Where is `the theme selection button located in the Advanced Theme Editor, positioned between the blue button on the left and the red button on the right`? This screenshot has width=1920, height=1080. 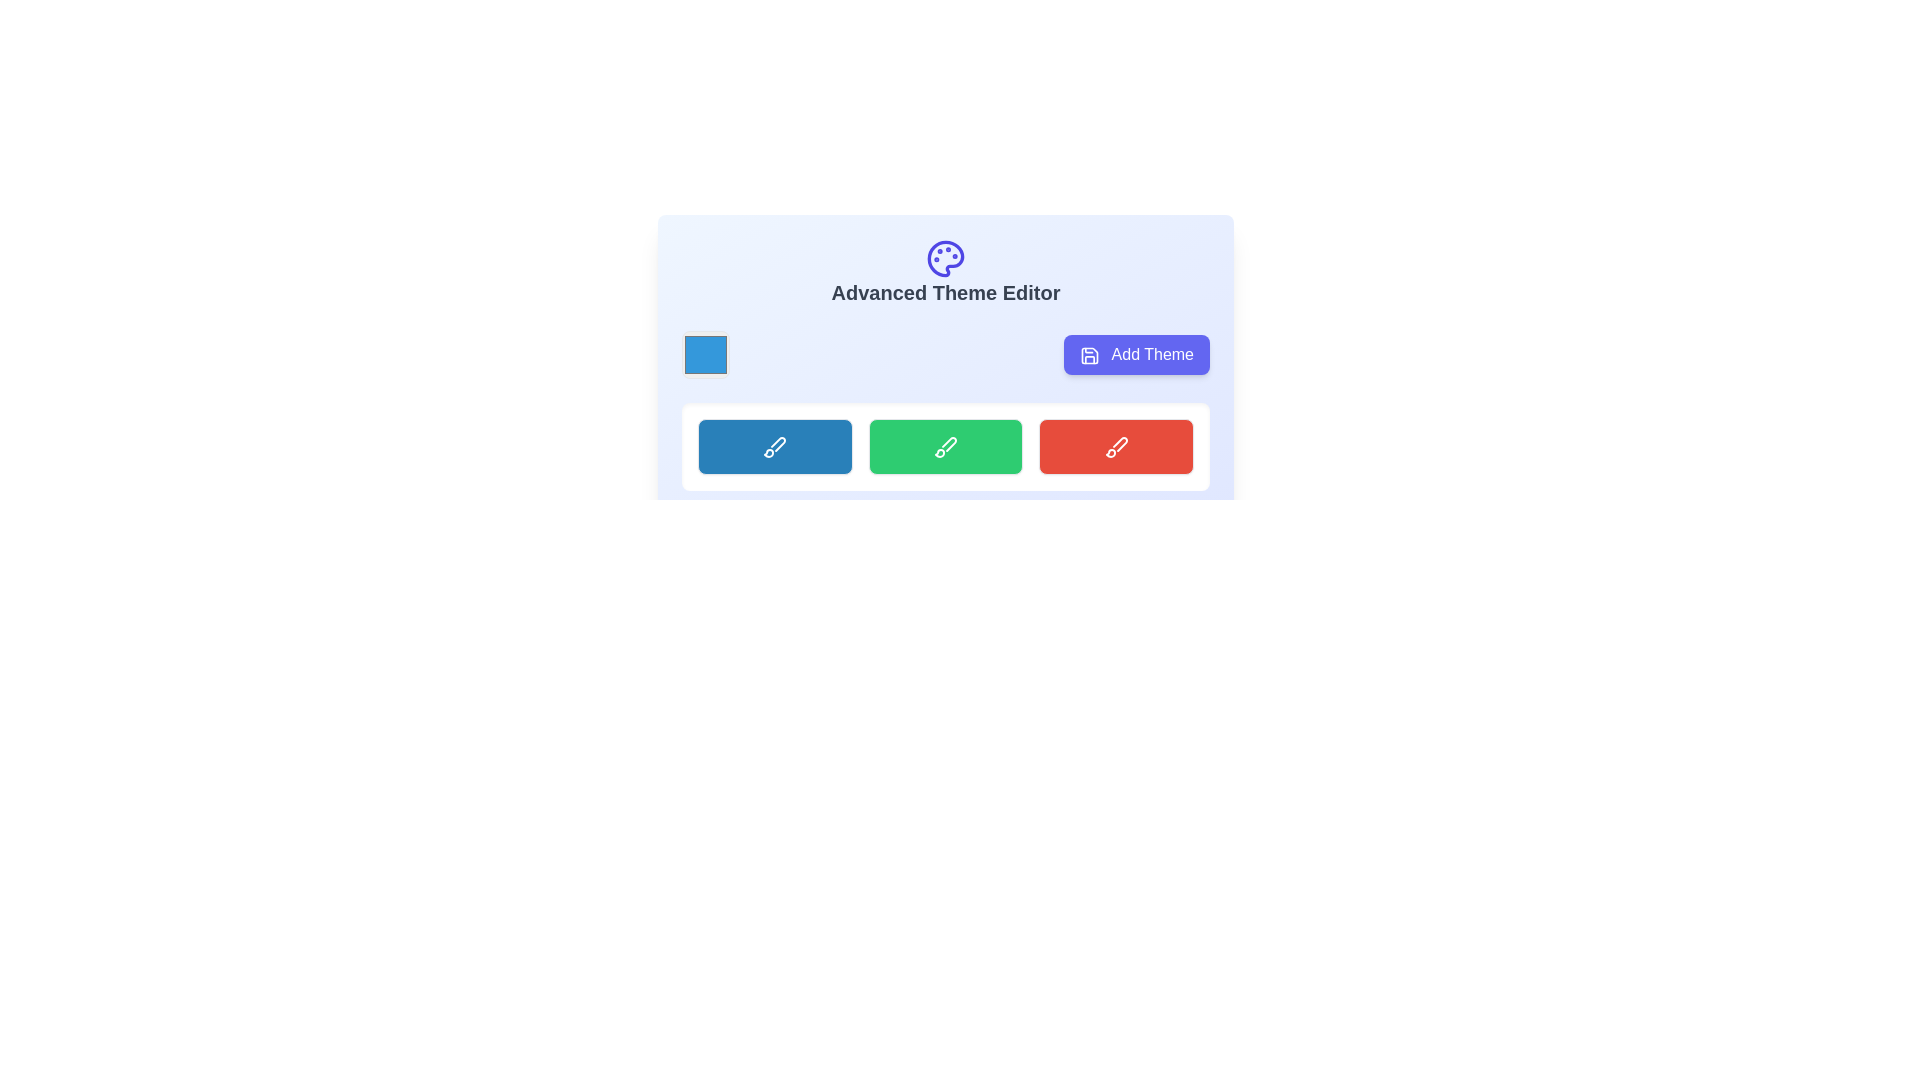
the theme selection button located in the Advanced Theme Editor, positioned between the blue button on the left and the red button on the right is located at coordinates (944, 446).